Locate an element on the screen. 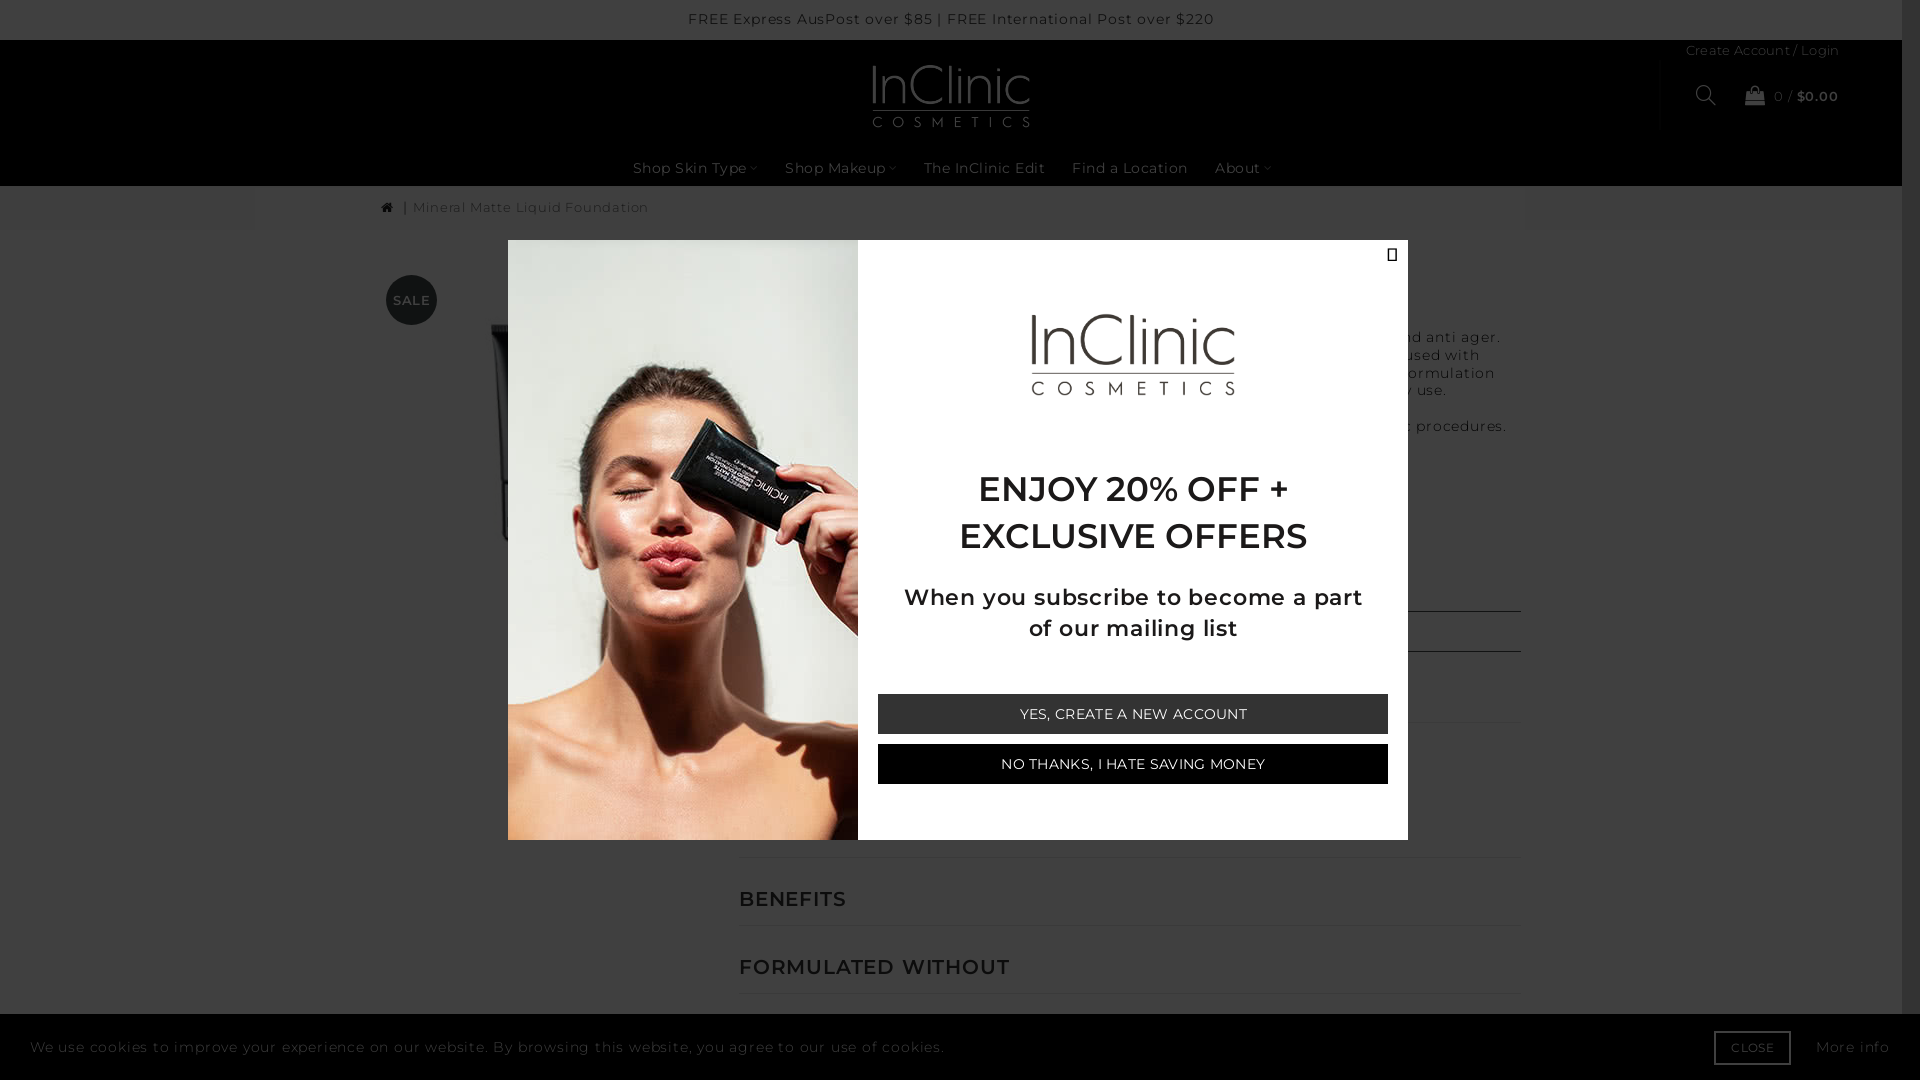 The image size is (1920, 1080). 'CLOSE' is located at coordinates (1712, 1047).